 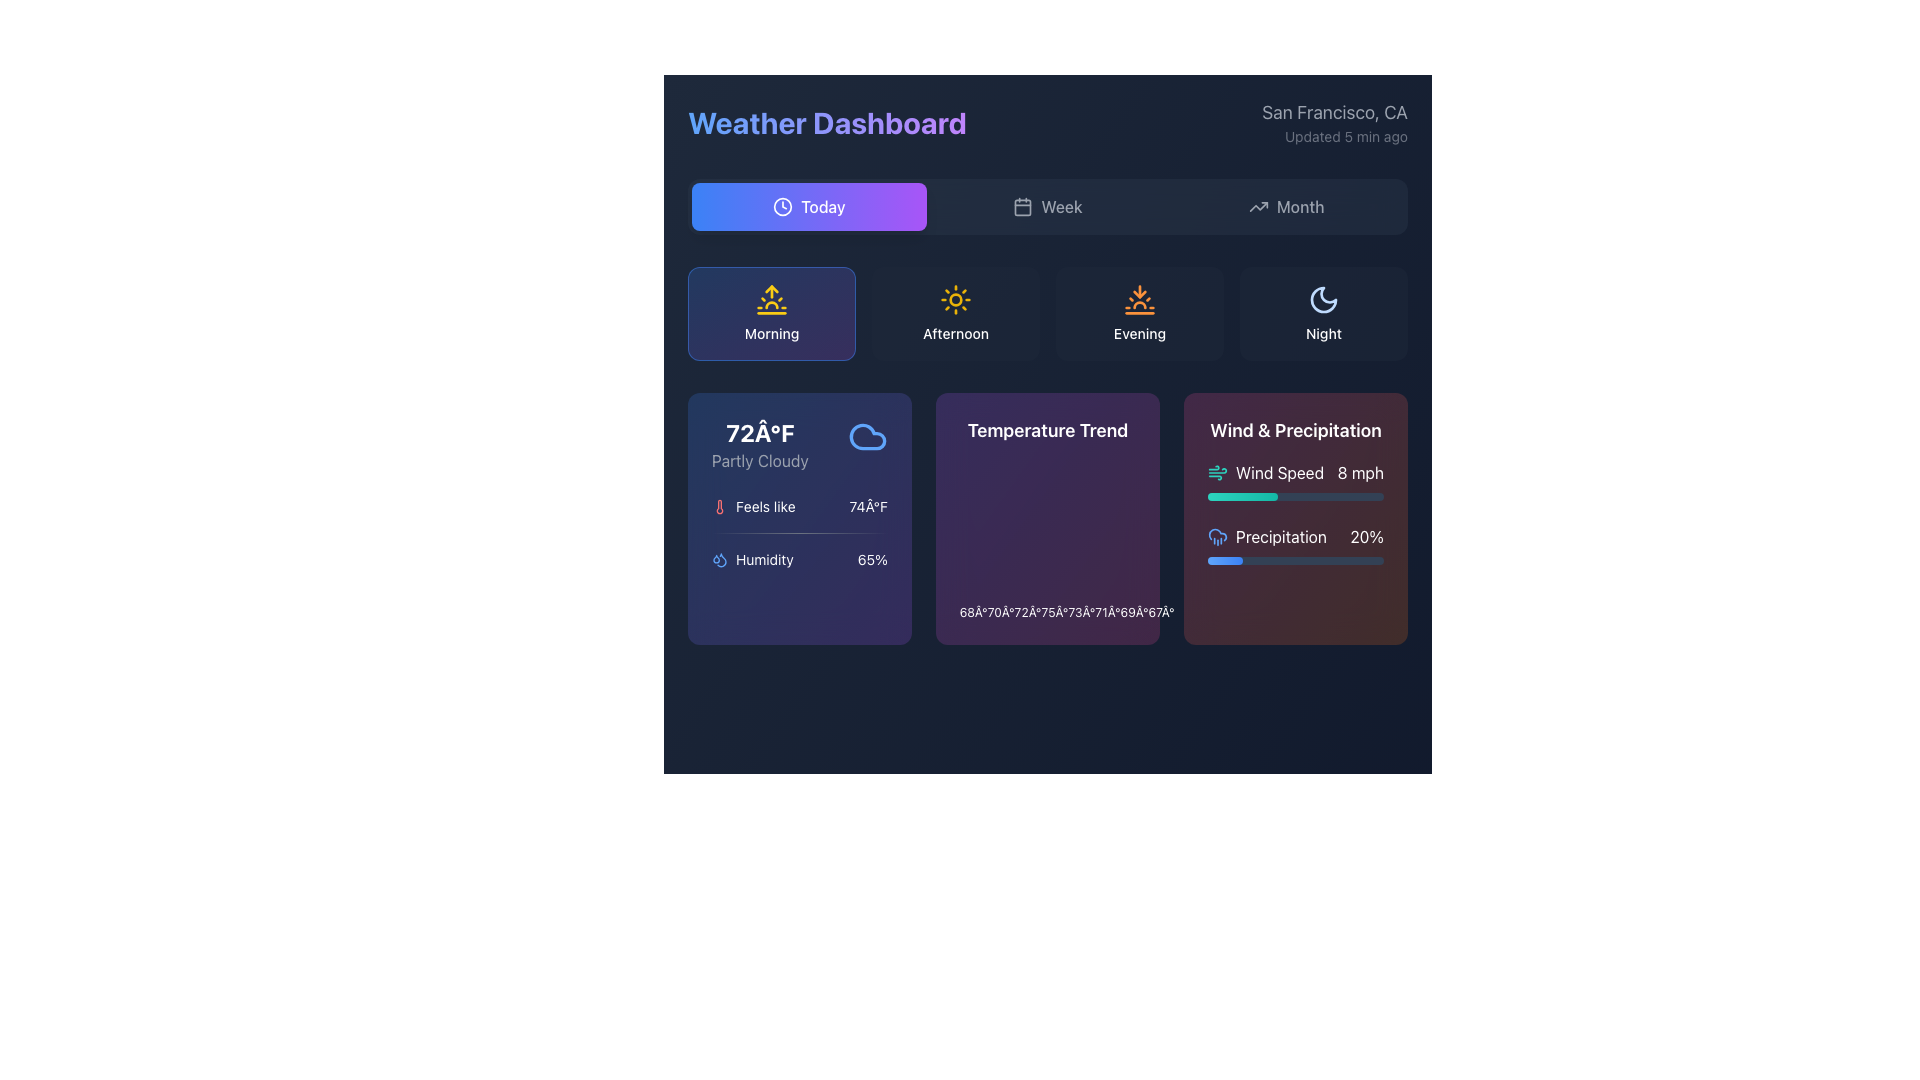 What do you see at coordinates (1296, 544) in the screenshot?
I see `displayed precipitation percentage and progress bar from the informational display located in the 'Wind & Precipitation' section, which shows 'Precipitation' with a value of '20%' and a corresponding blue progress bar` at bounding box center [1296, 544].